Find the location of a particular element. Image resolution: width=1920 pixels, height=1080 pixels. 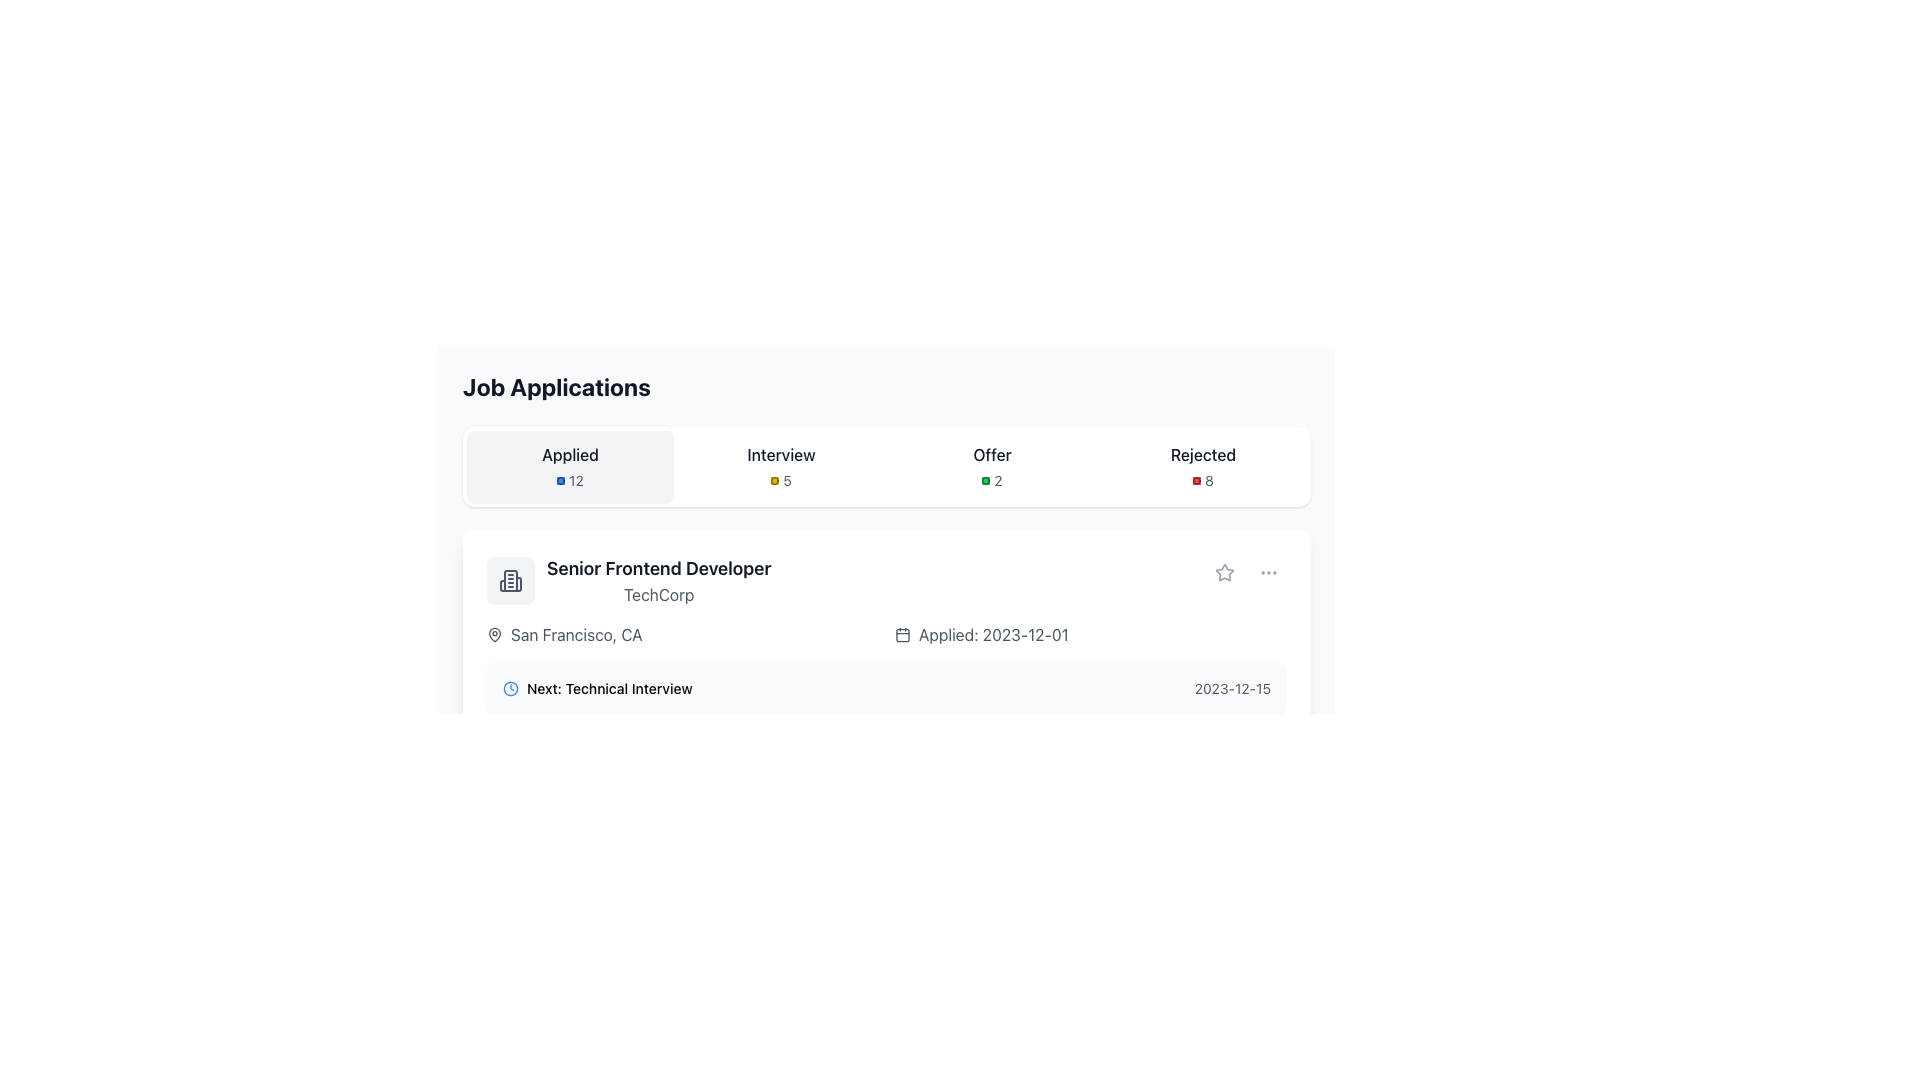

the label text reading 'TechCorp' which is styled in gray color and positioned below 'Senior Frontend Developer' in the job details section is located at coordinates (659, 593).